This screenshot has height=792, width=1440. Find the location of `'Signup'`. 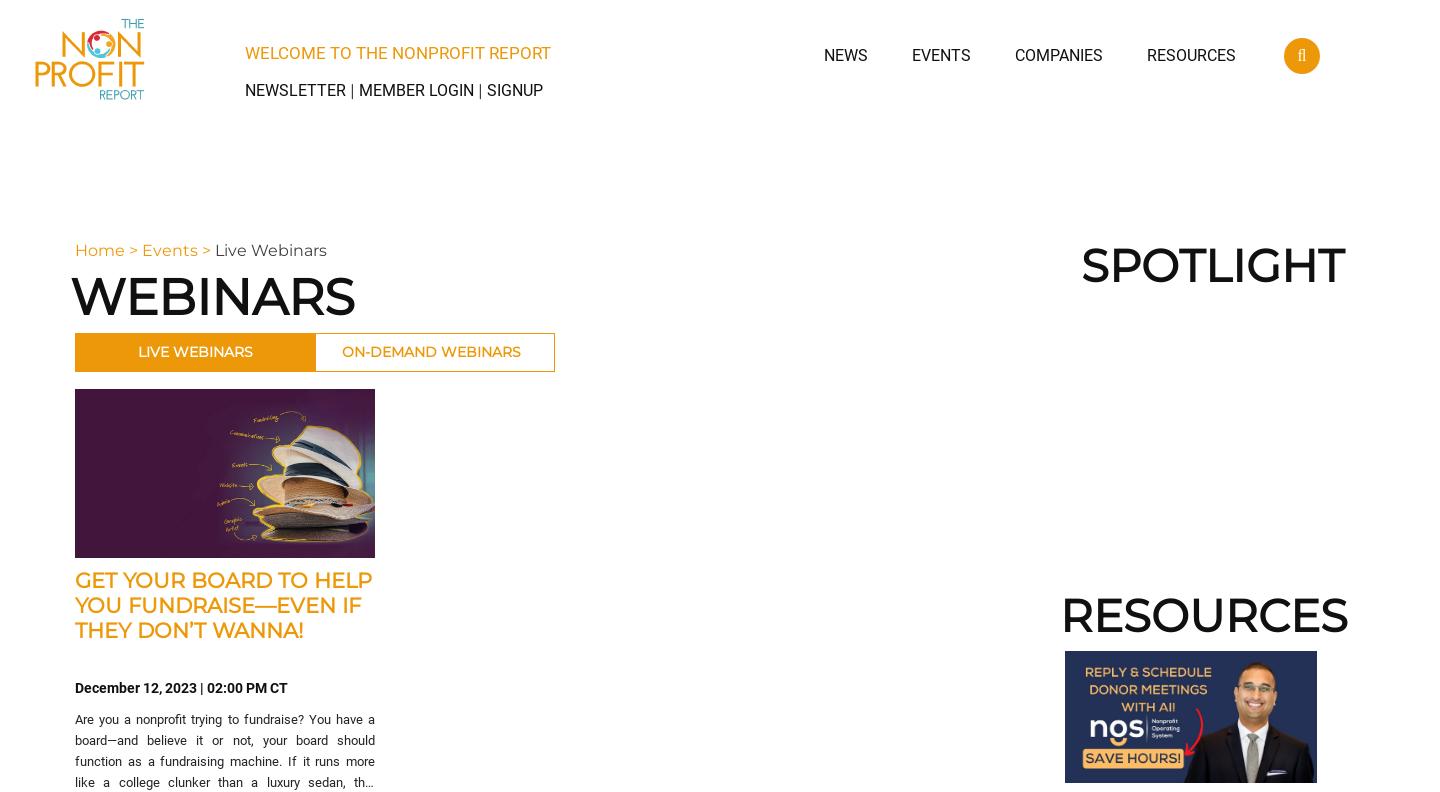

'Signup' is located at coordinates (513, 89).